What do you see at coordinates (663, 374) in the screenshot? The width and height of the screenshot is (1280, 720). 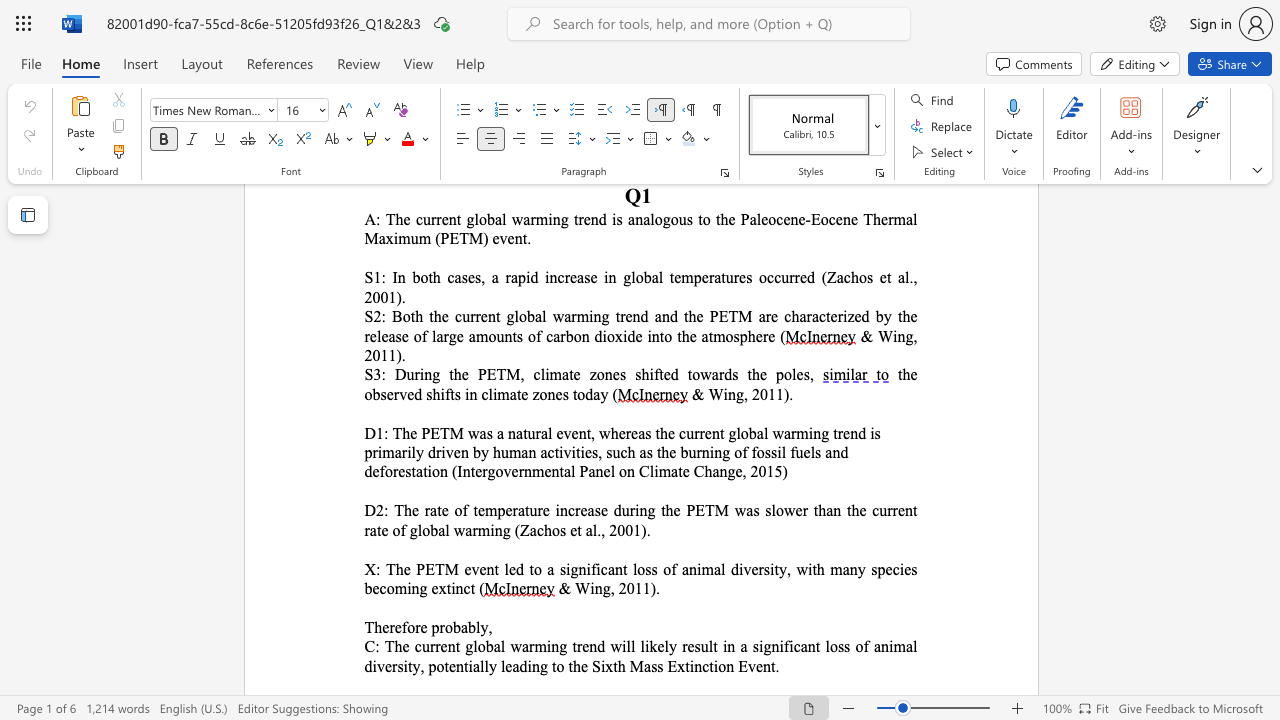 I see `the subset text "ed towards the pole" within the text "S3: During the PETM, climate zones shifted towards the poles,"` at bounding box center [663, 374].